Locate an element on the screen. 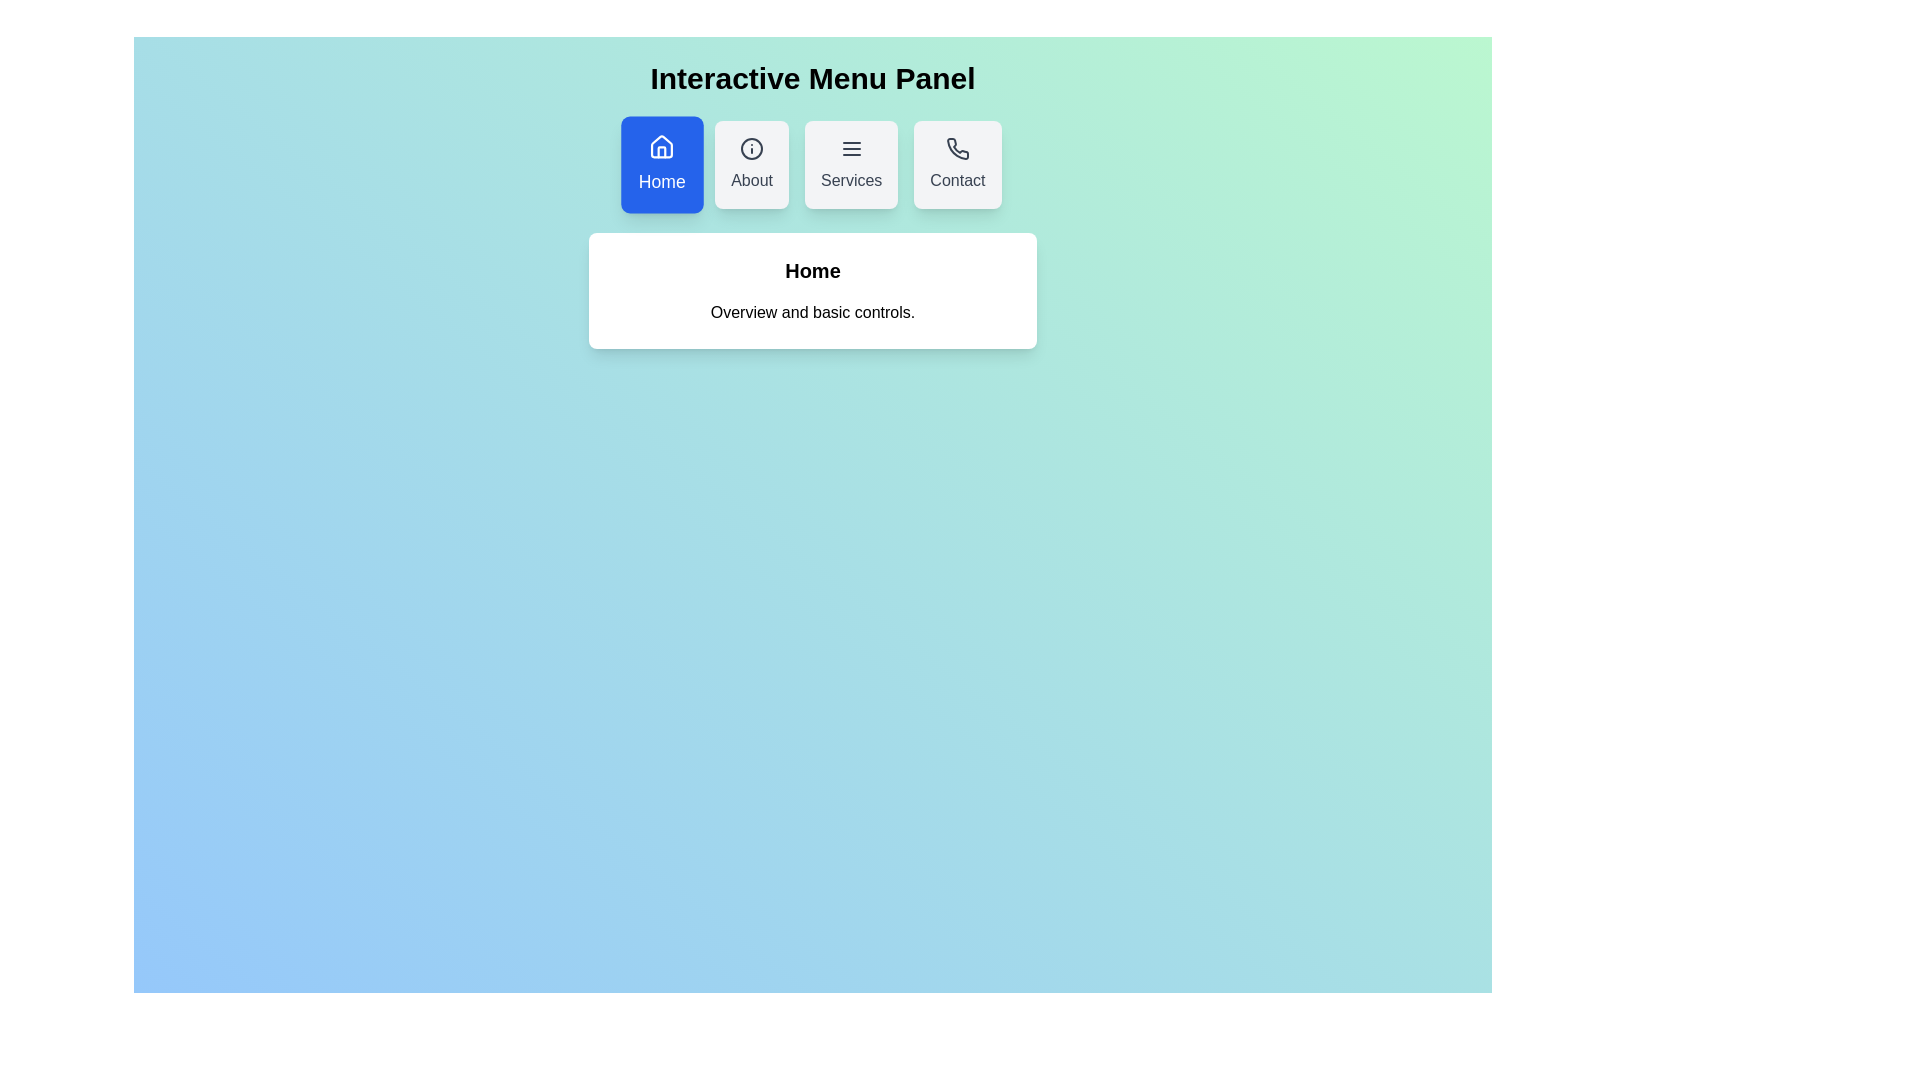 This screenshot has height=1080, width=1920. the menu option Contact is located at coordinates (956, 164).